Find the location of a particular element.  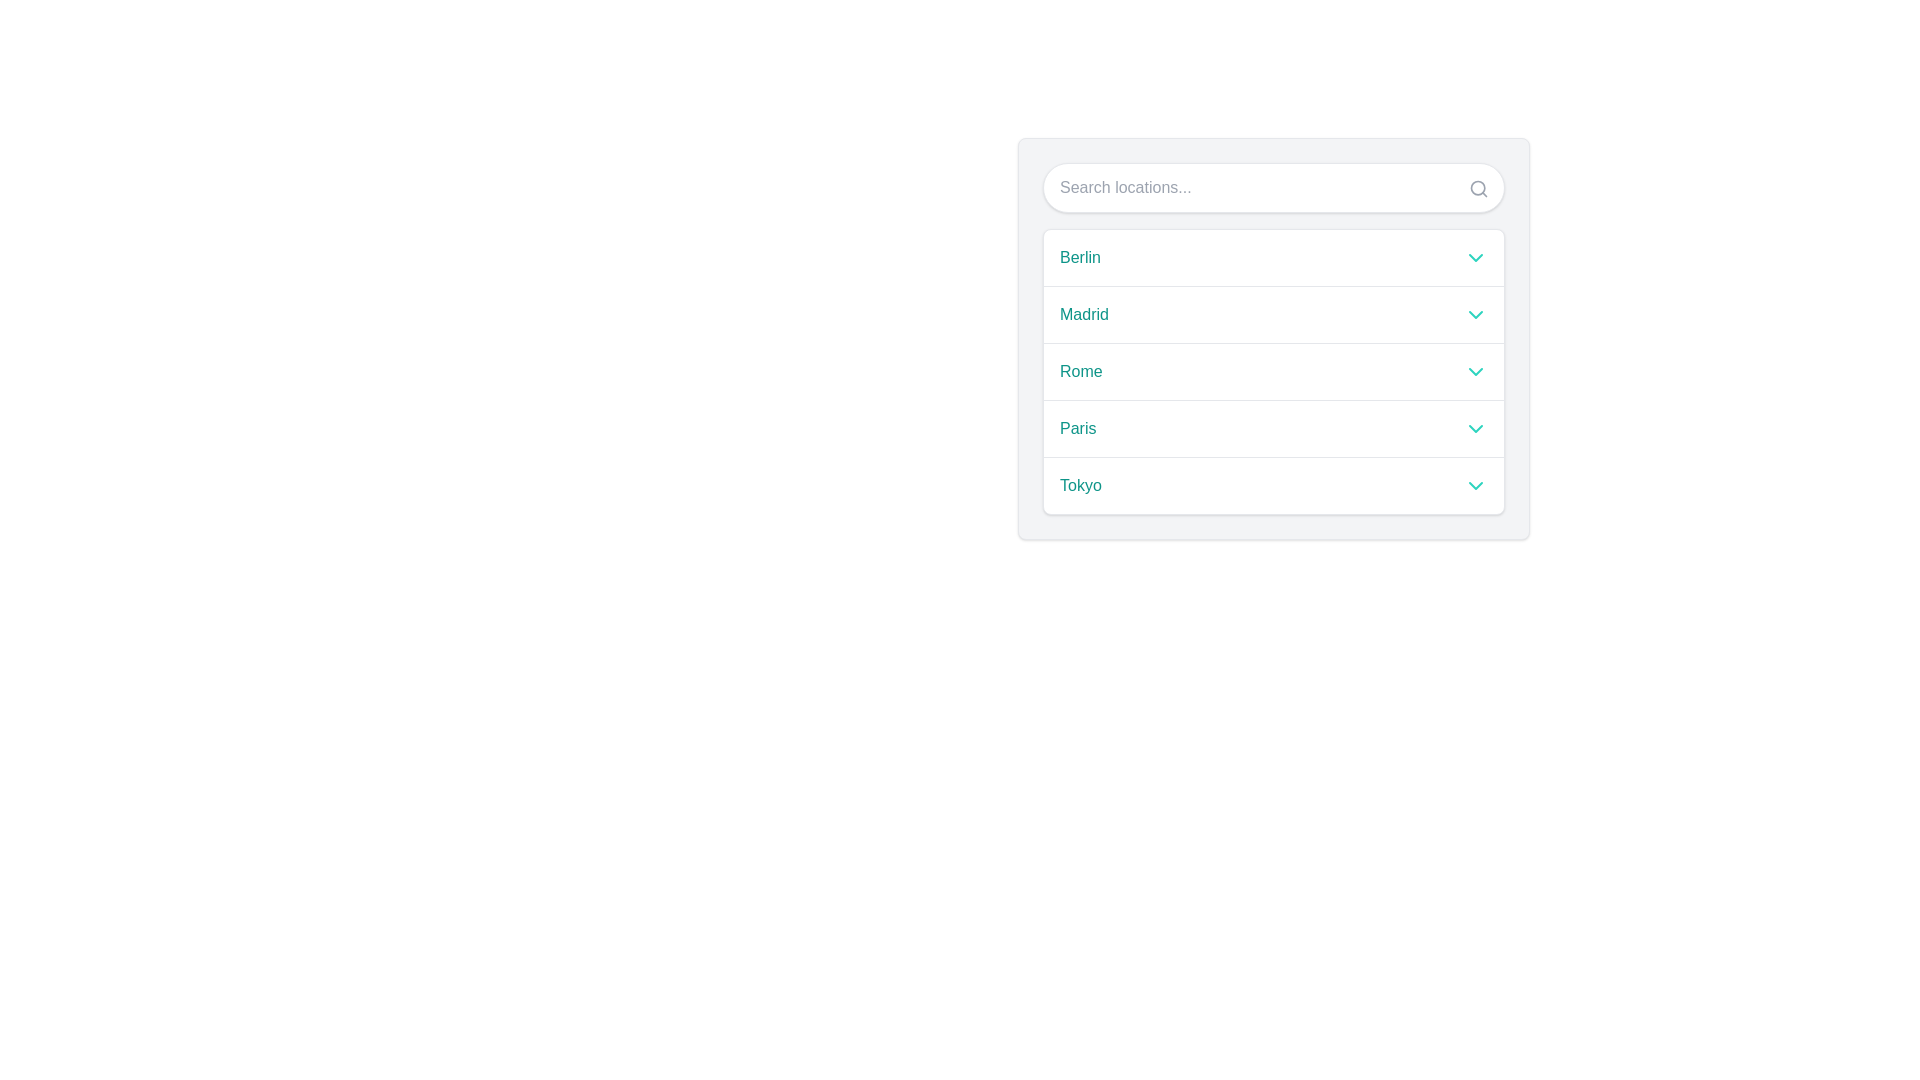

the text label displaying 'Berlin' in teal color for accessibility purposes is located at coordinates (1079, 257).